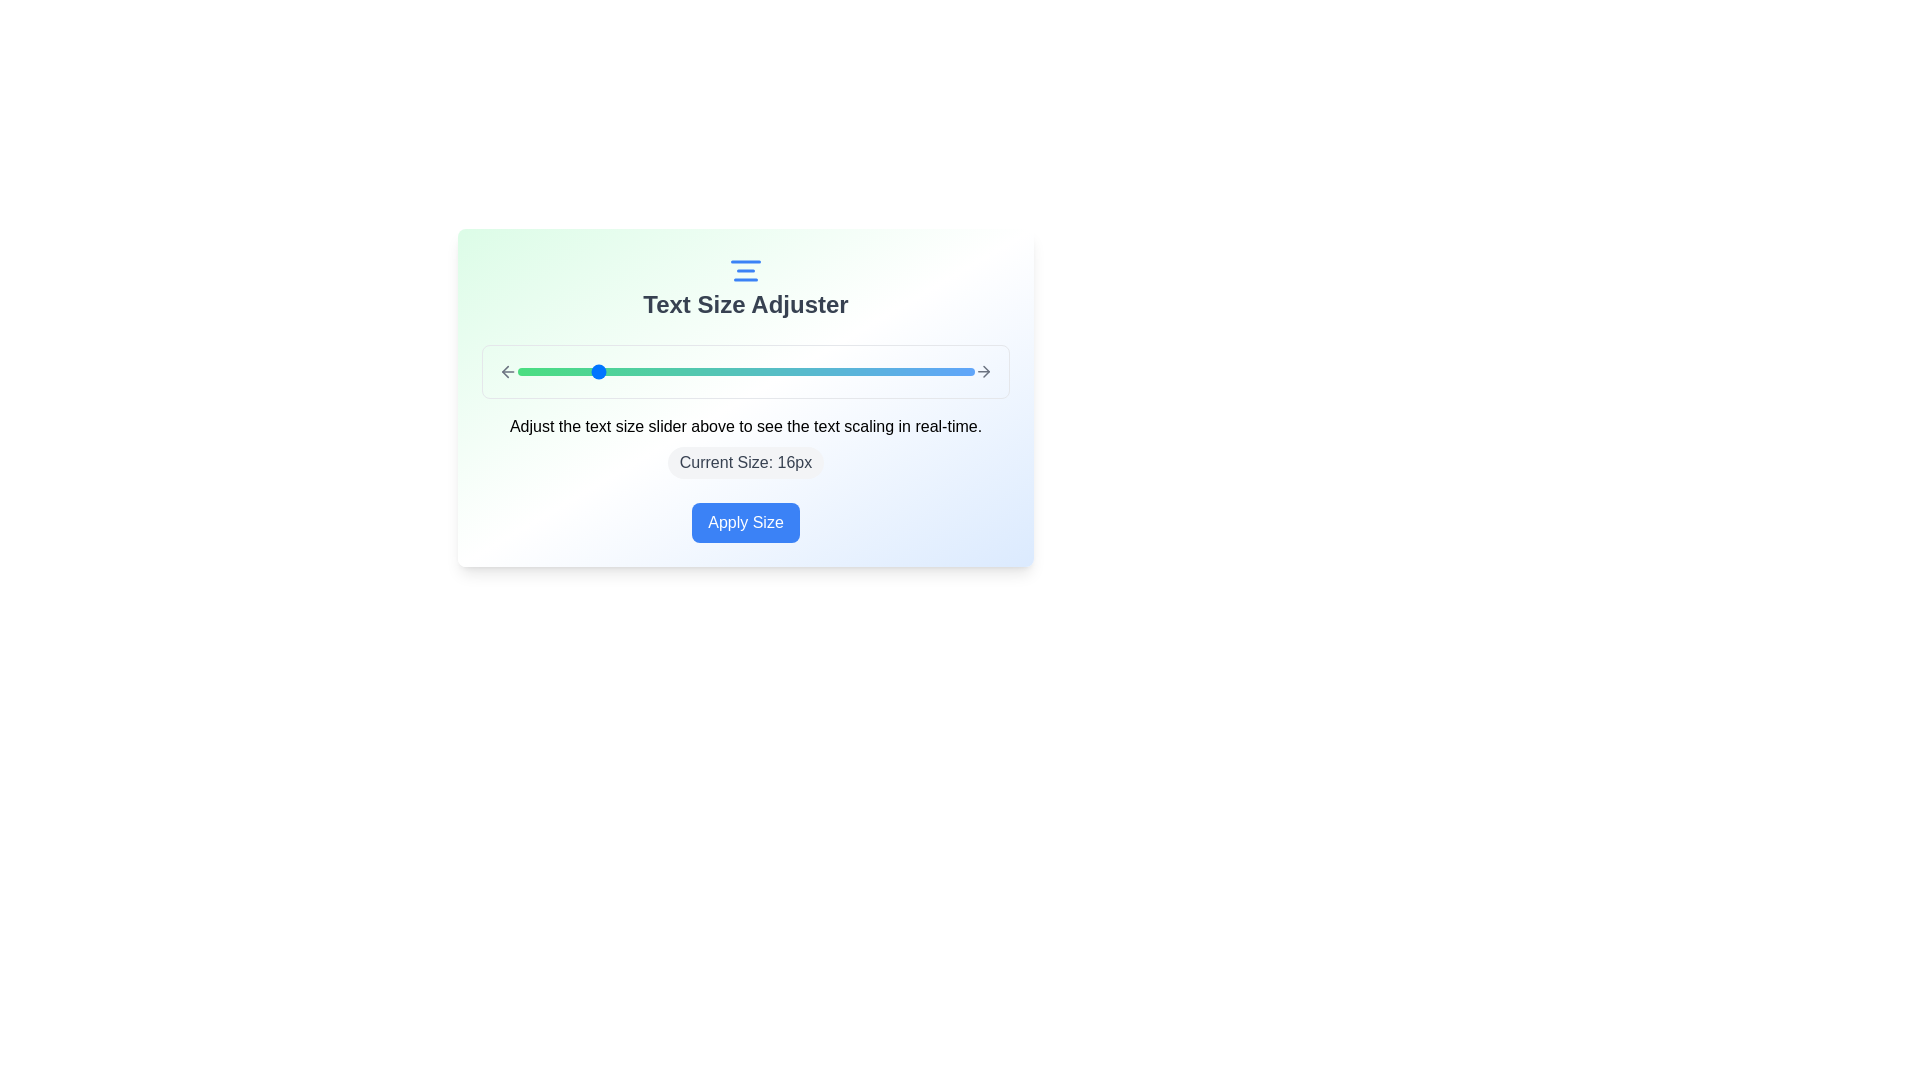 The height and width of the screenshot is (1080, 1920). What do you see at coordinates (783, 371) in the screenshot?
I see `the text size slider to set the text size to 26px` at bounding box center [783, 371].